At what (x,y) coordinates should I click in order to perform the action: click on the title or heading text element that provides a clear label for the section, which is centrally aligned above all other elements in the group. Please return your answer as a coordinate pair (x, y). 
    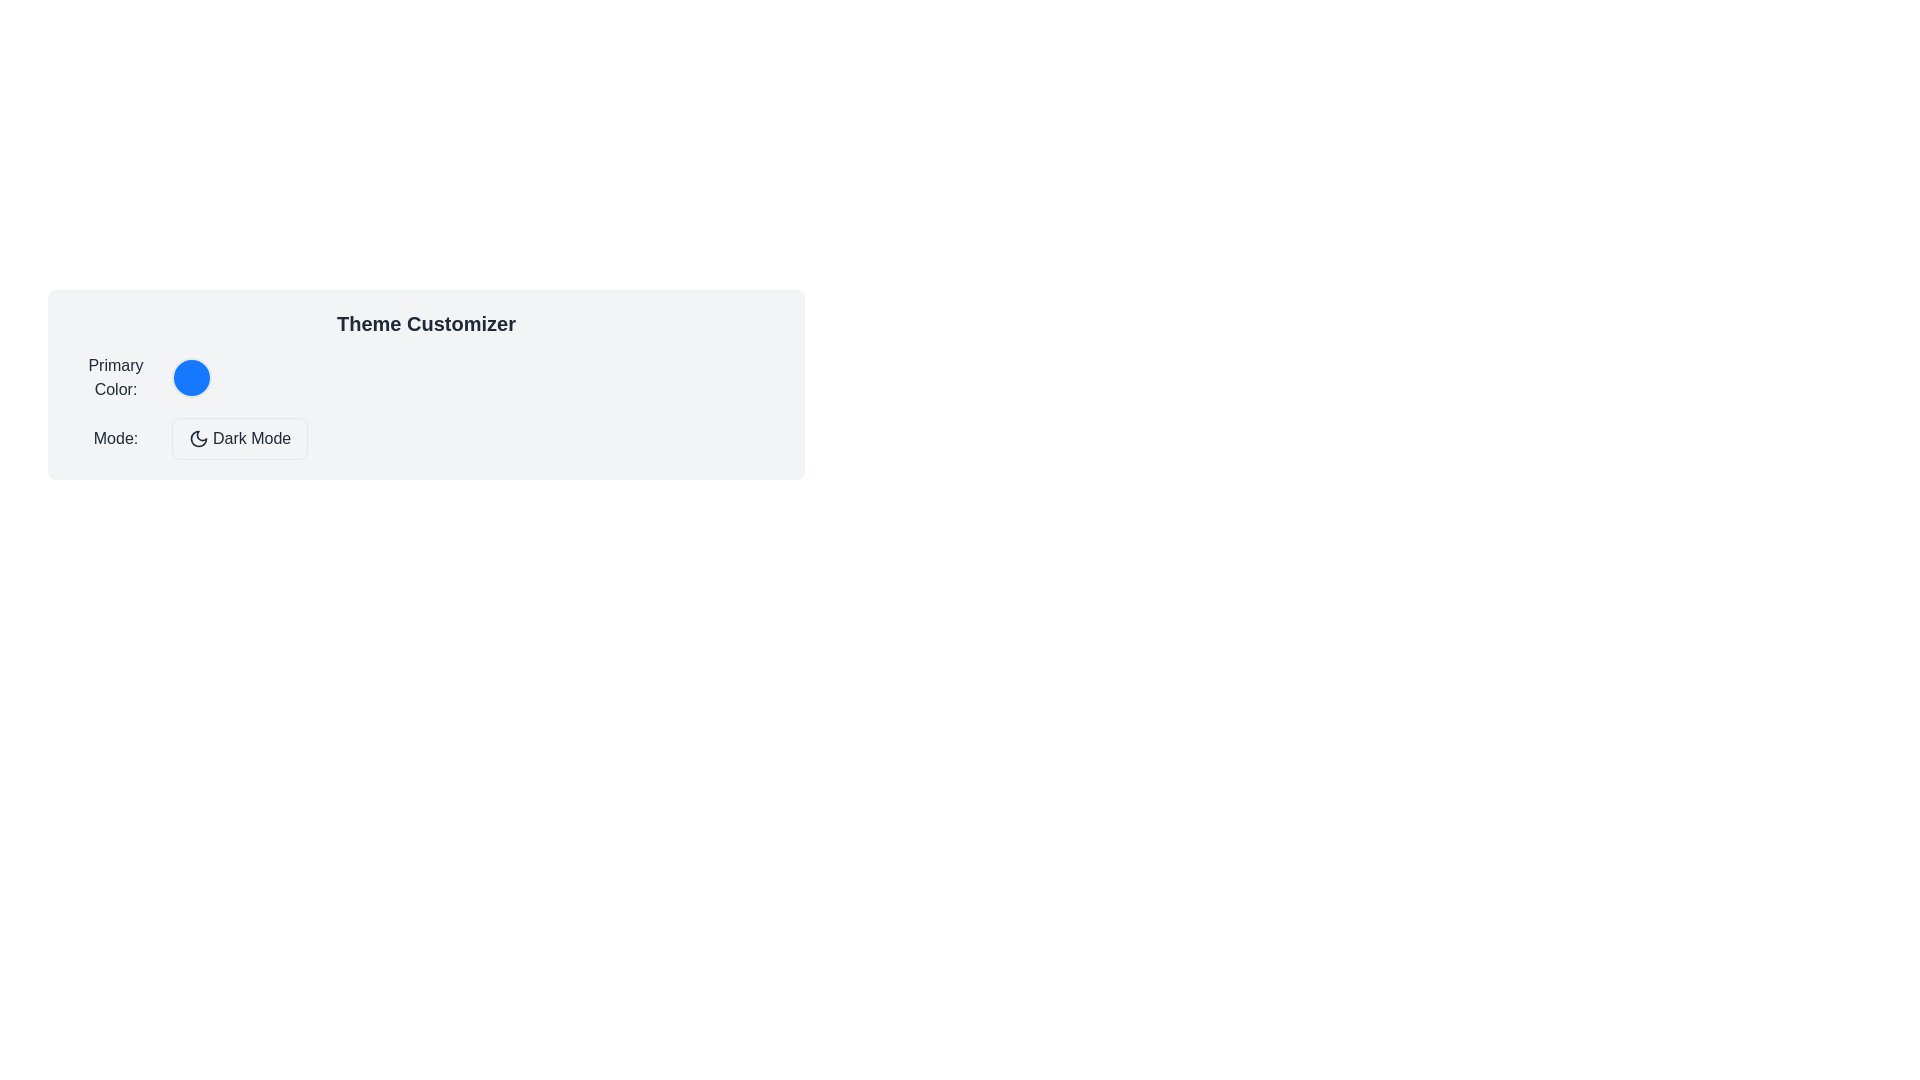
    Looking at the image, I should click on (425, 323).